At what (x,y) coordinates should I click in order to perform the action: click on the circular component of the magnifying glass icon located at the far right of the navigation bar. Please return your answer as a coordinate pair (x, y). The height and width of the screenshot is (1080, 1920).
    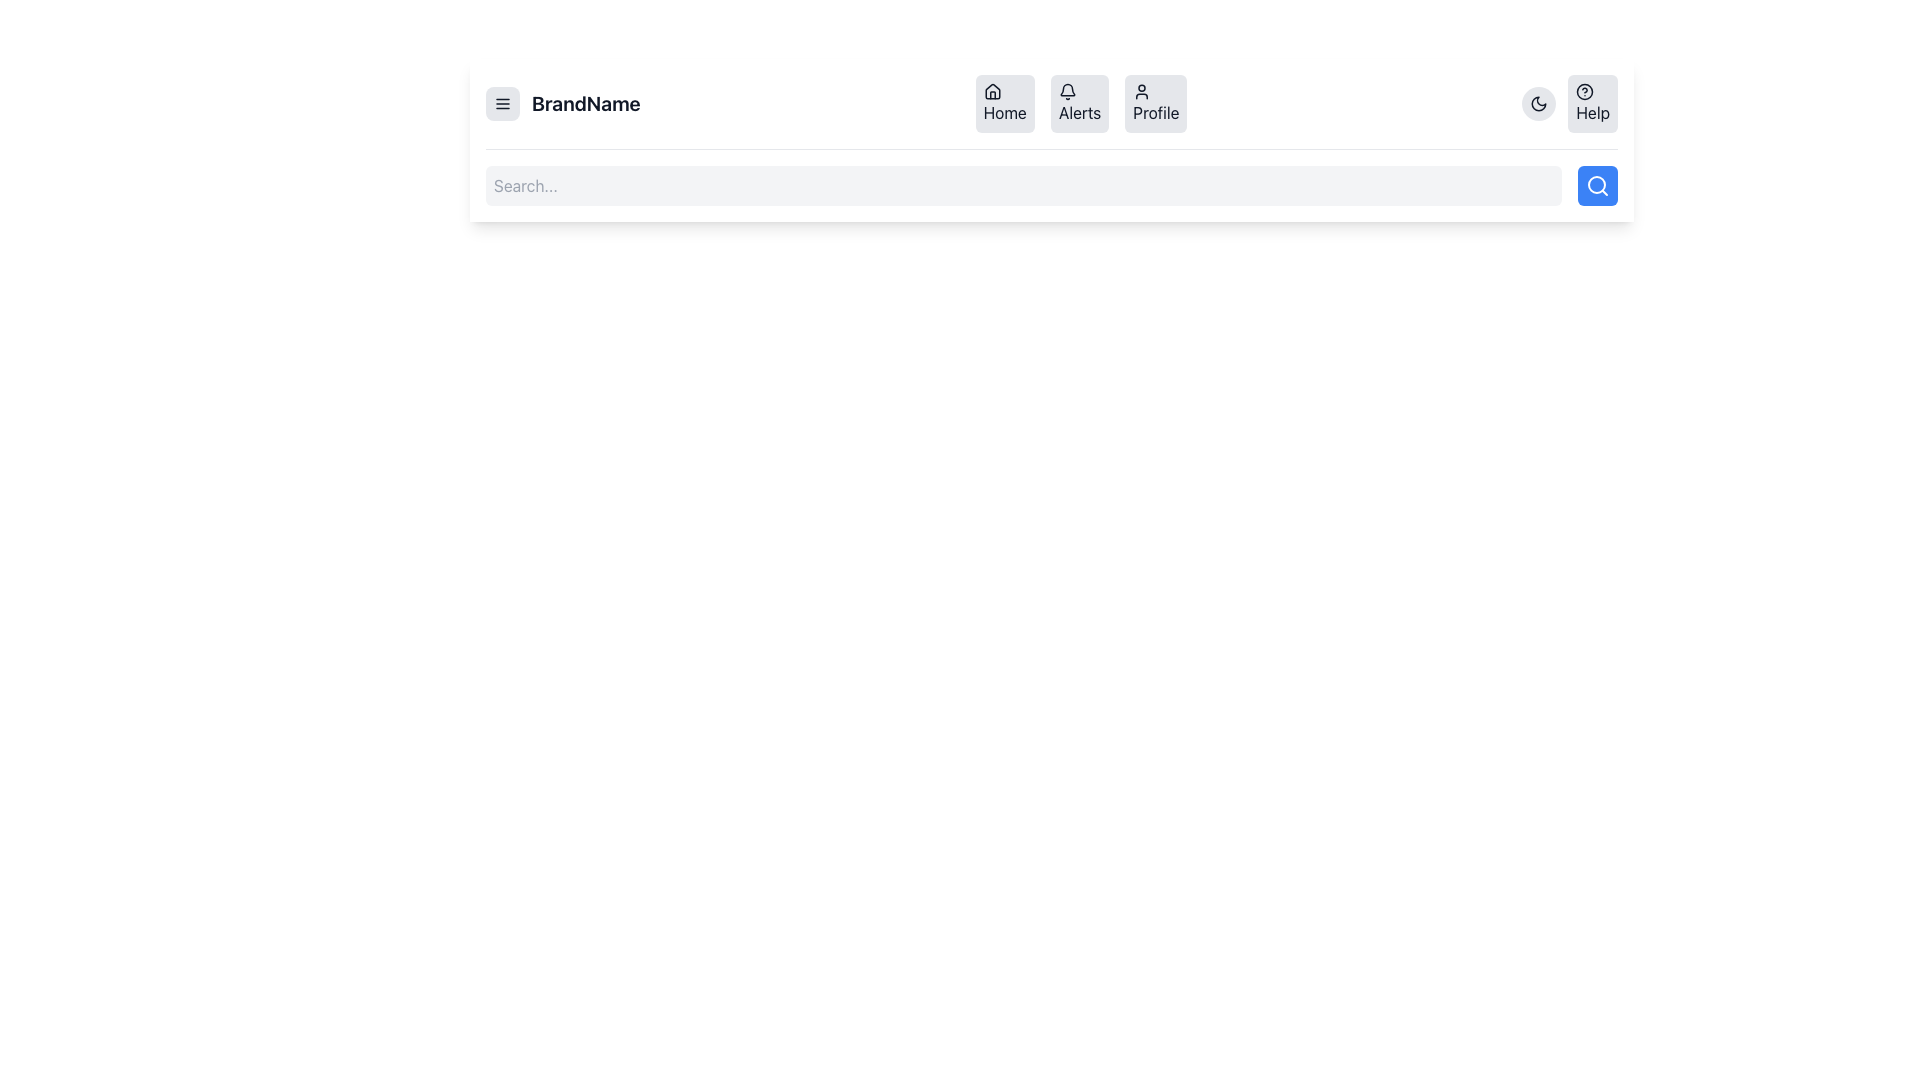
    Looking at the image, I should click on (1596, 185).